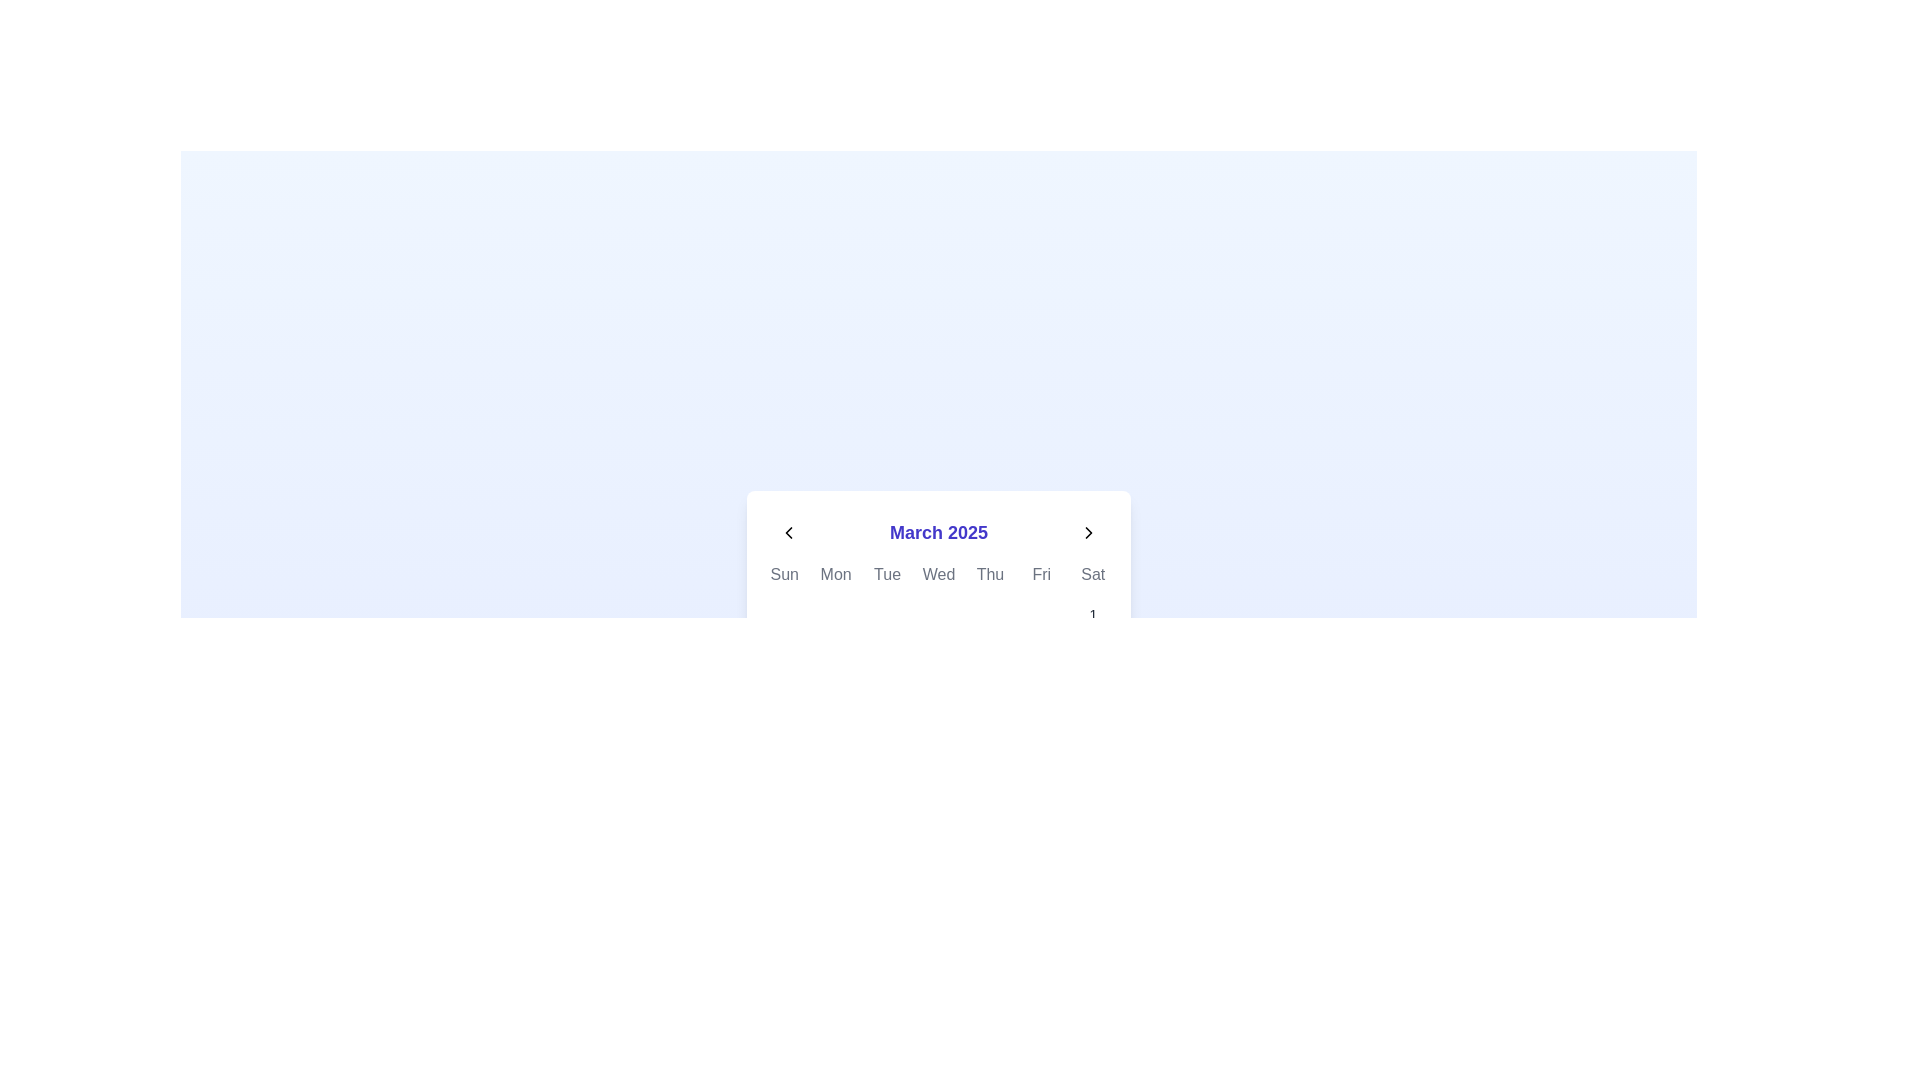 The height and width of the screenshot is (1080, 1920). What do you see at coordinates (787, 531) in the screenshot?
I see `the small left-pointing chevron icon located to the immediate left of the 'March 2025' header in the calendar interface` at bounding box center [787, 531].